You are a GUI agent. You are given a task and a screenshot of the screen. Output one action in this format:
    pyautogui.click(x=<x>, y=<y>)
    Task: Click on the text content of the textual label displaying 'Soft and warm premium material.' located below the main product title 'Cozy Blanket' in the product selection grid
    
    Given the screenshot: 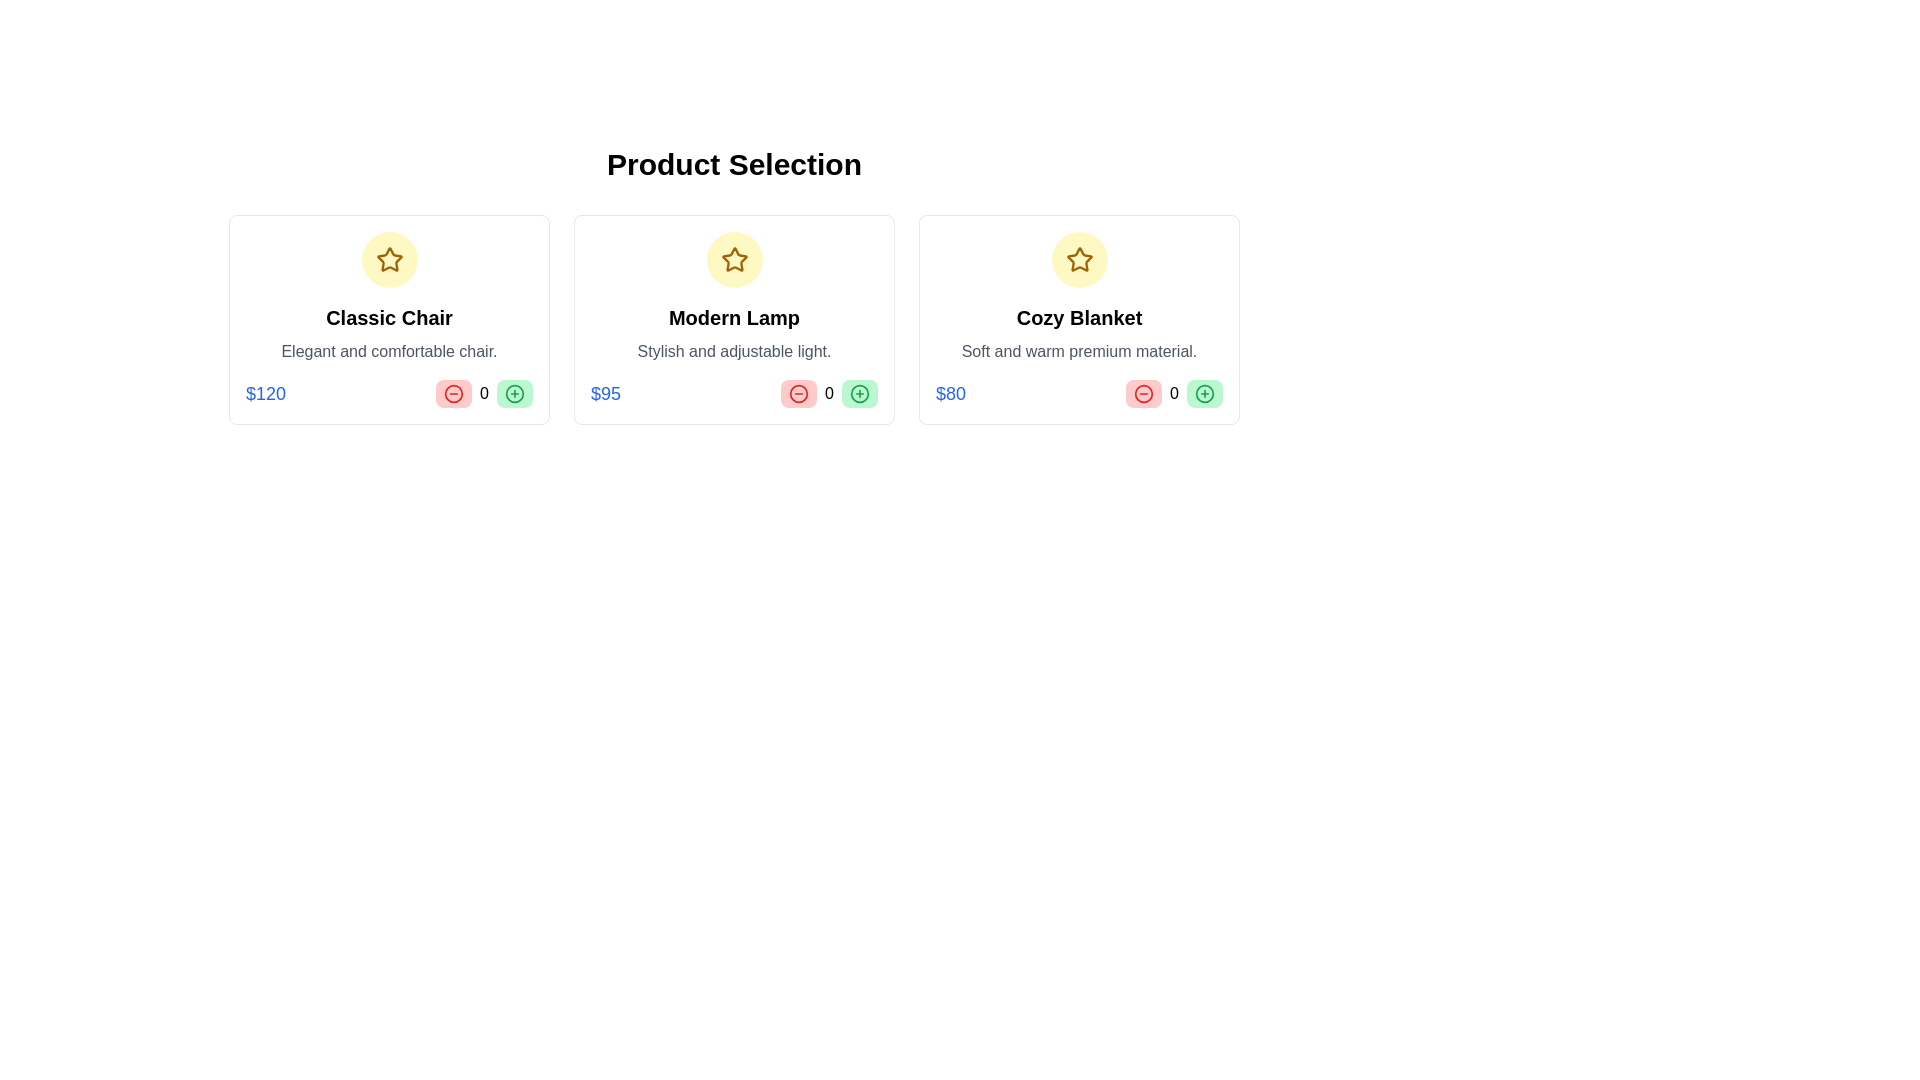 What is the action you would take?
    pyautogui.click(x=1078, y=350)
    